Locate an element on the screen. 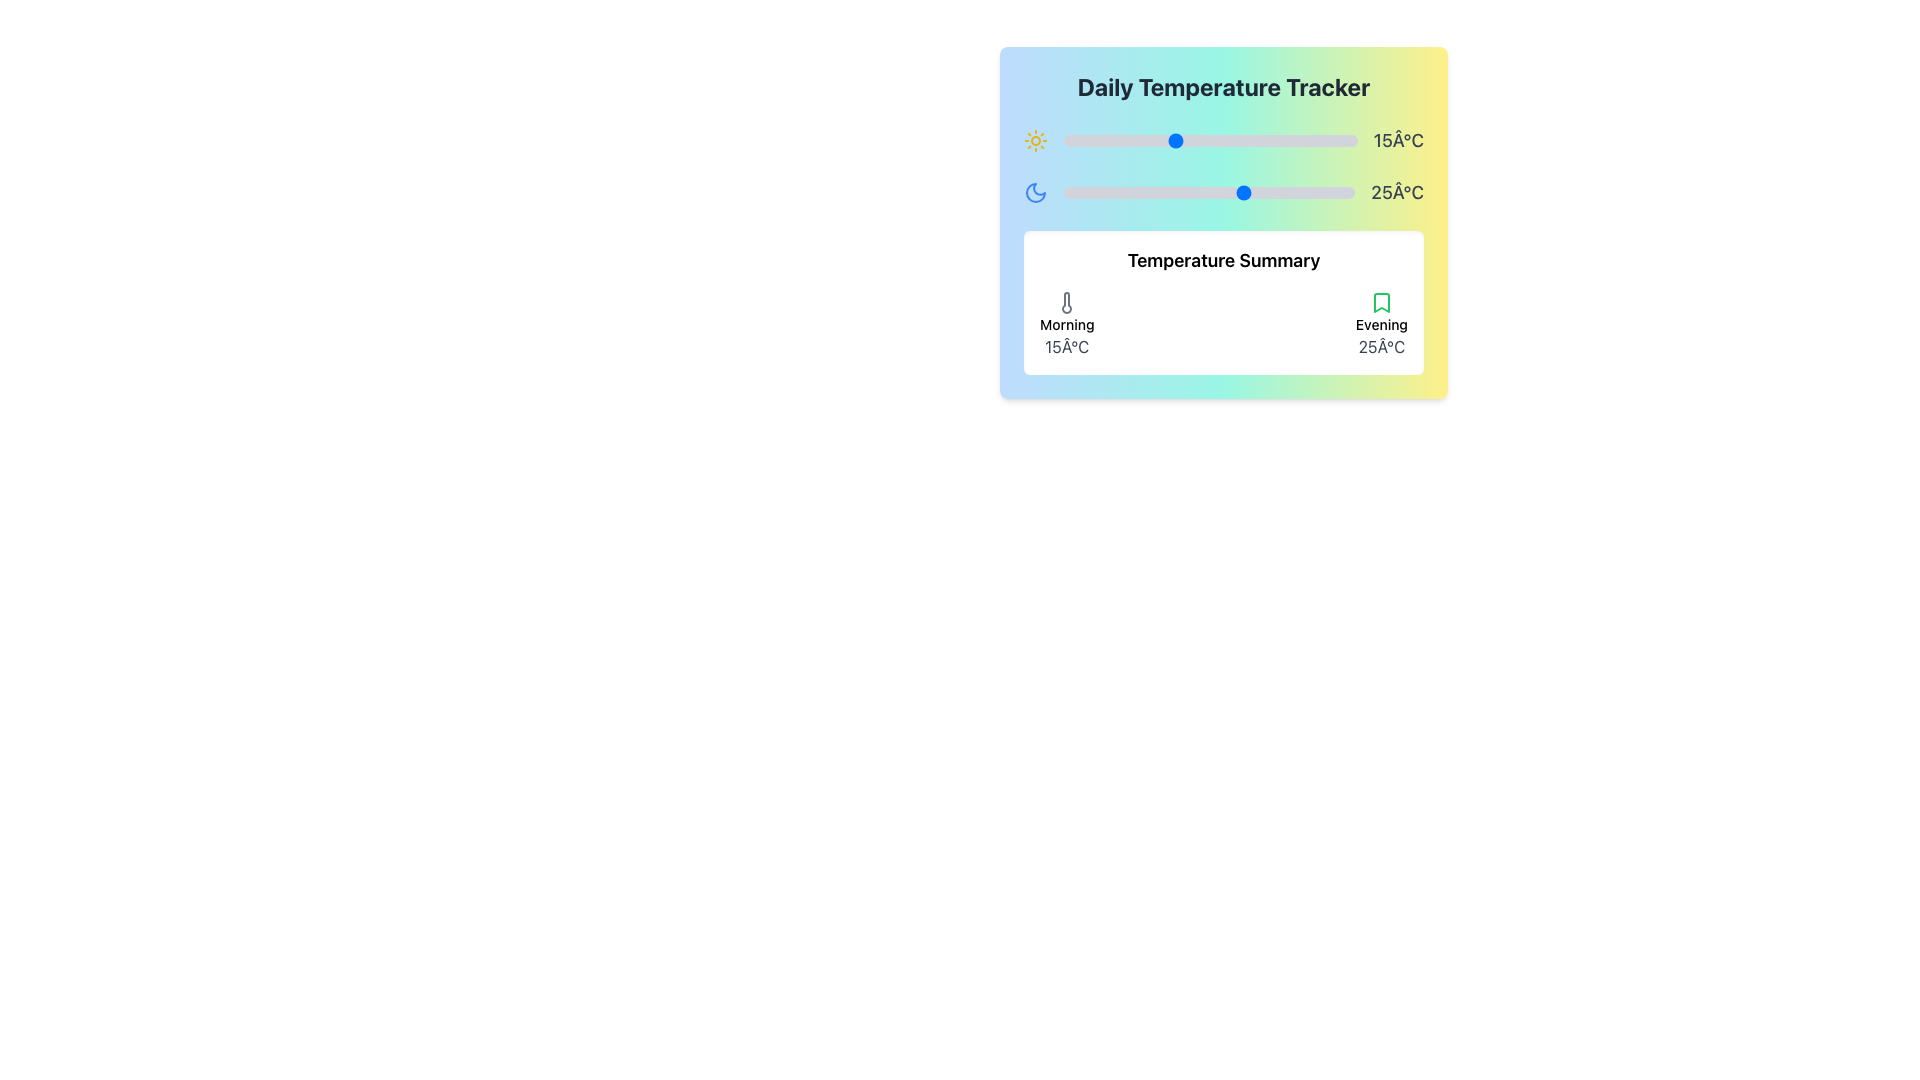 This screenshot has height=1080, width=1920. the slider located centrally beneath the sun icon and next to the numerical value '15°C' to reposition its handle is located at coordinates (1209, 140).